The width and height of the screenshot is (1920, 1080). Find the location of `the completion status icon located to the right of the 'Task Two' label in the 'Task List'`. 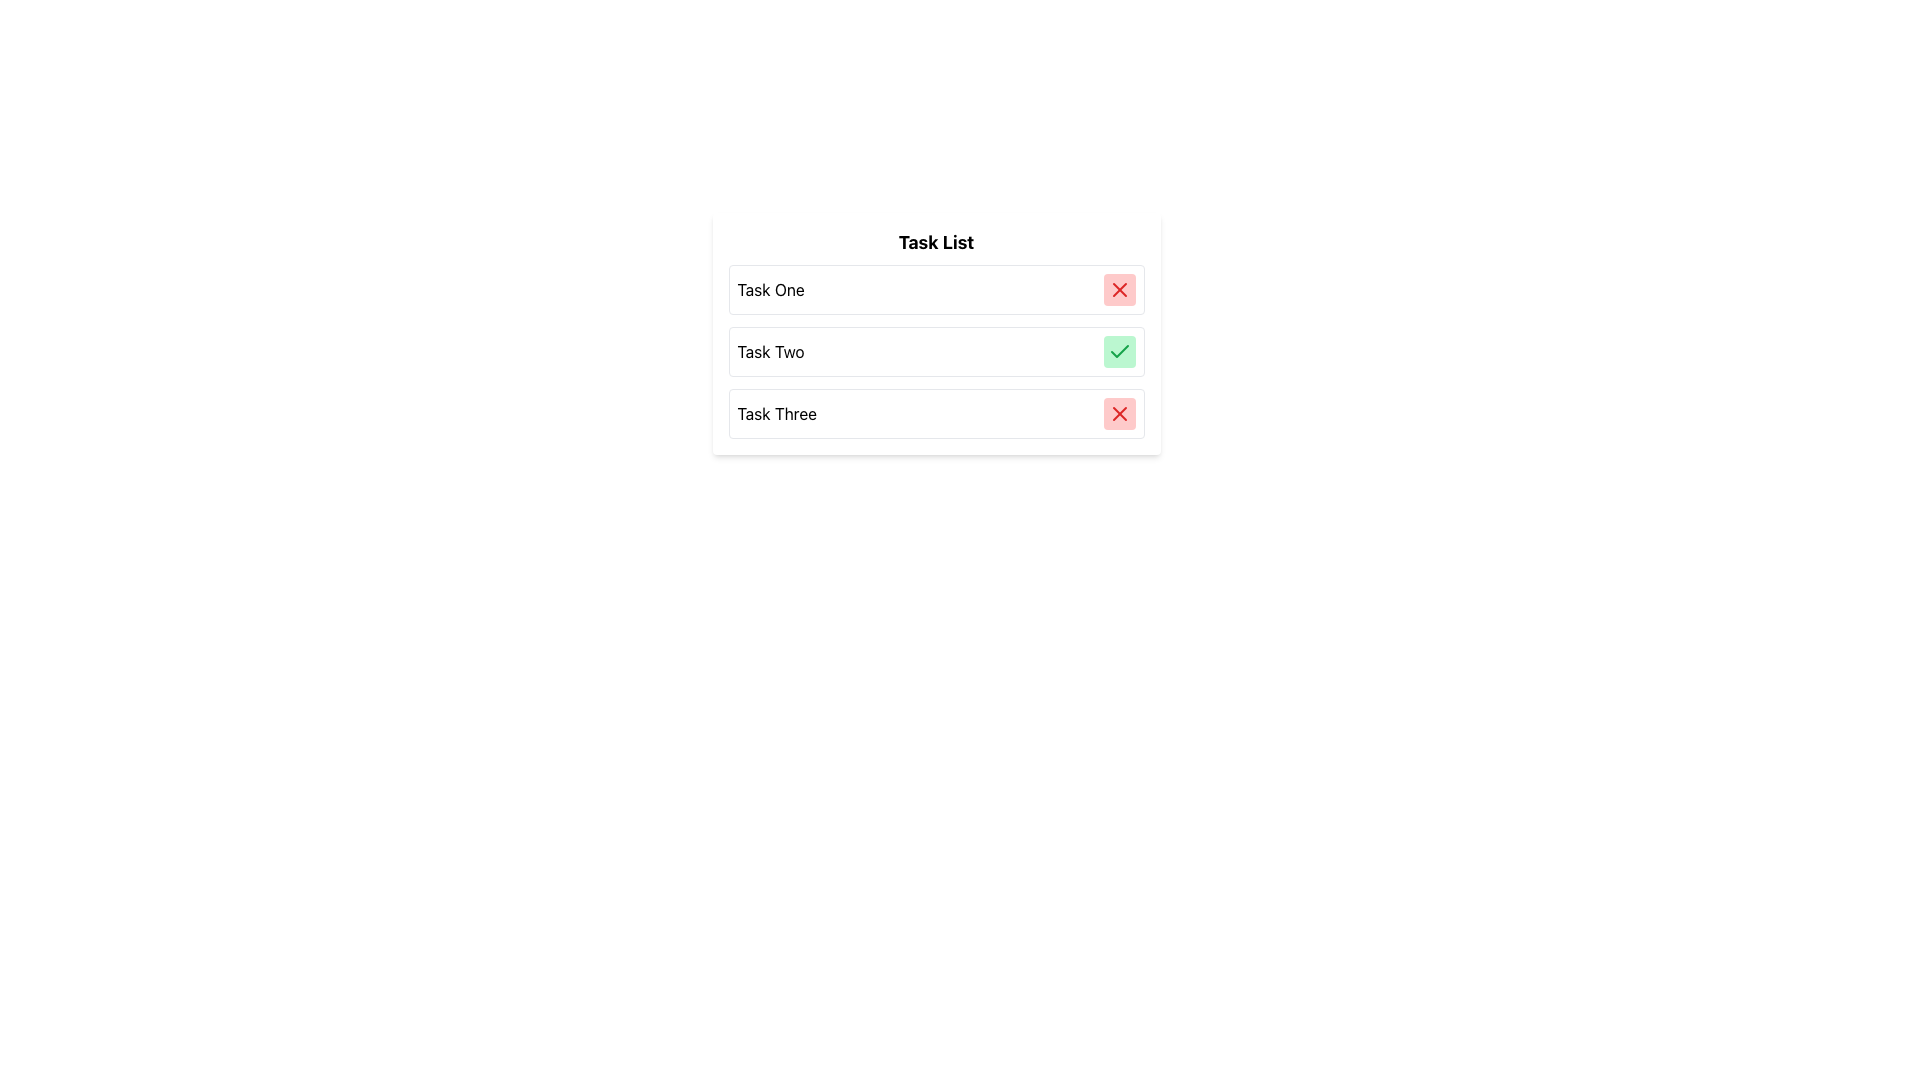

the completion status icon located to the right of the 'Task Two' label in the 'Task List' is located at coordinates (1118, 350).